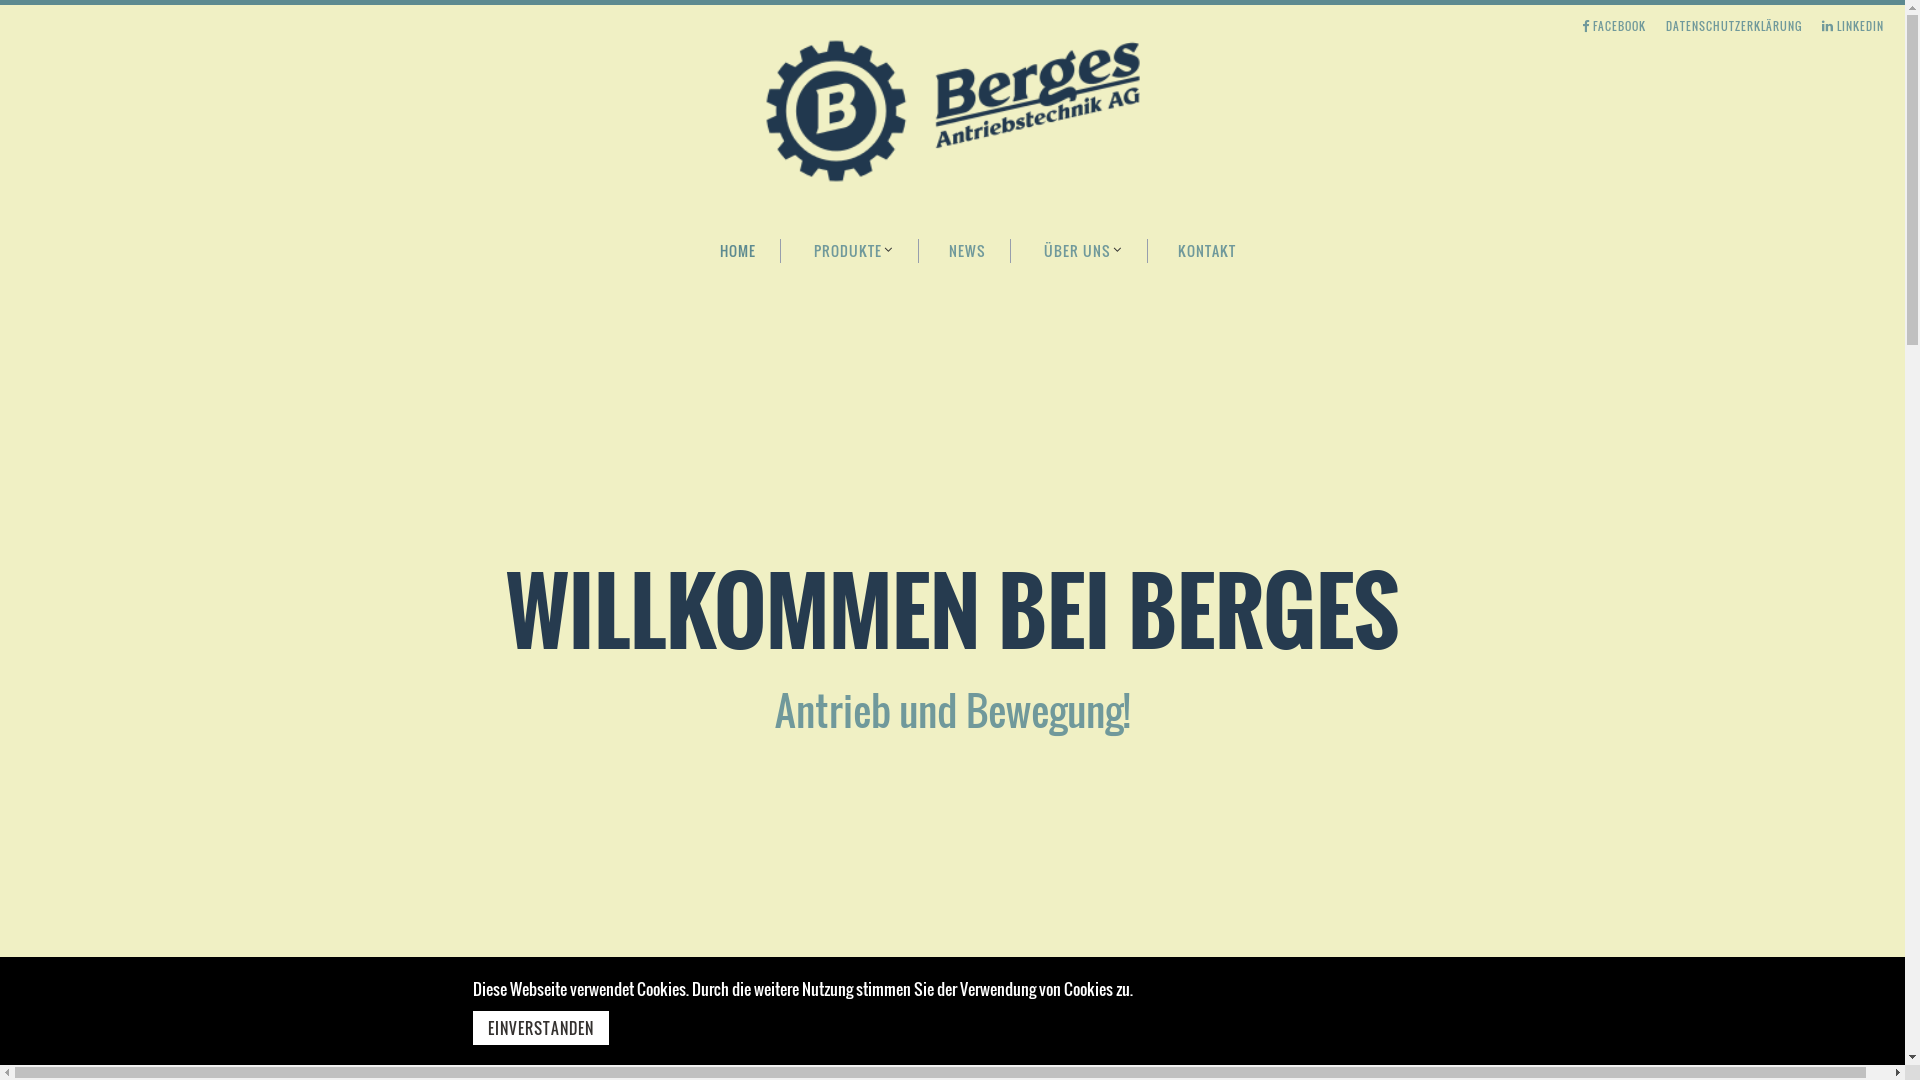 This screenshot has width=1920, height=1080. What do you see at coordinates (969, 245) in the screenshot?
I see `'NEWS'` at bounding box center [969, 245].